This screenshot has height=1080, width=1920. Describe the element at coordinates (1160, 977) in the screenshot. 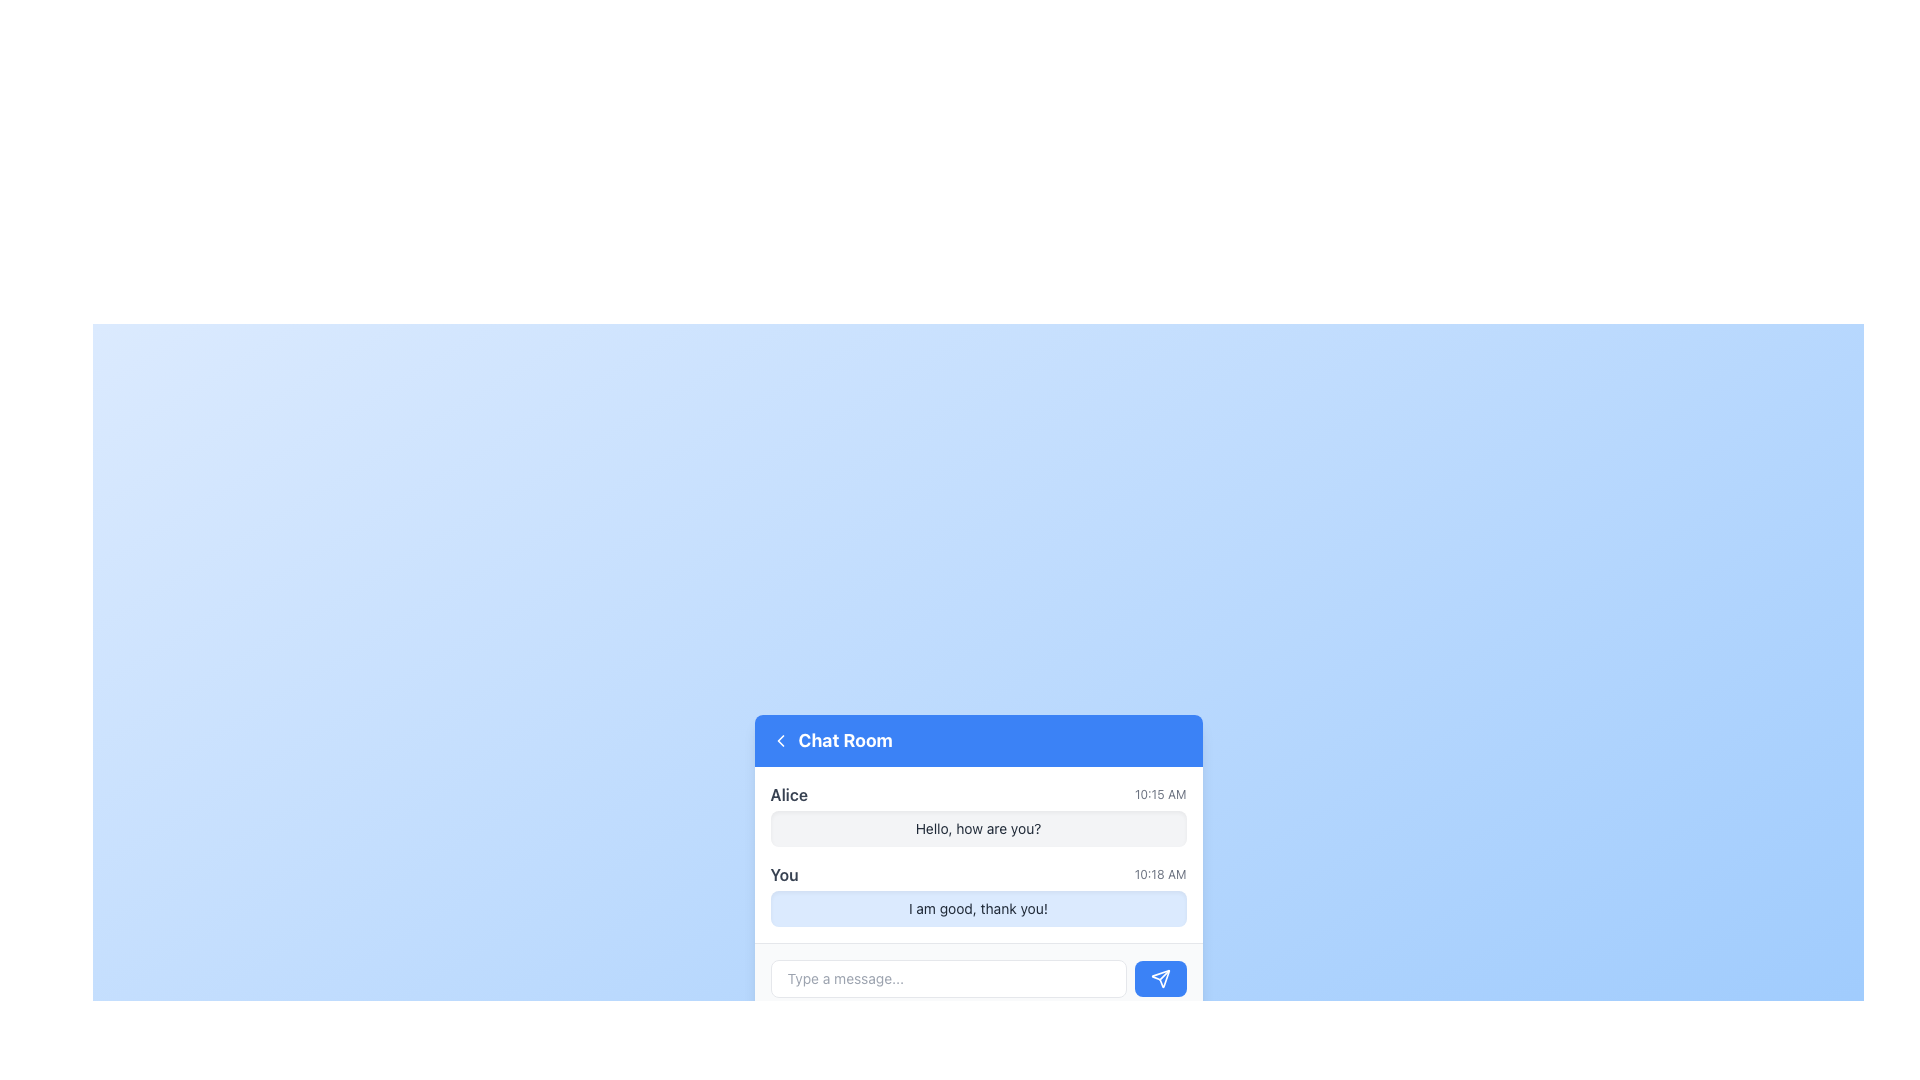

I see `the send button located in the bottom section of the chat interface, positioned to the right of the message input field, to send the typed message` at that location.